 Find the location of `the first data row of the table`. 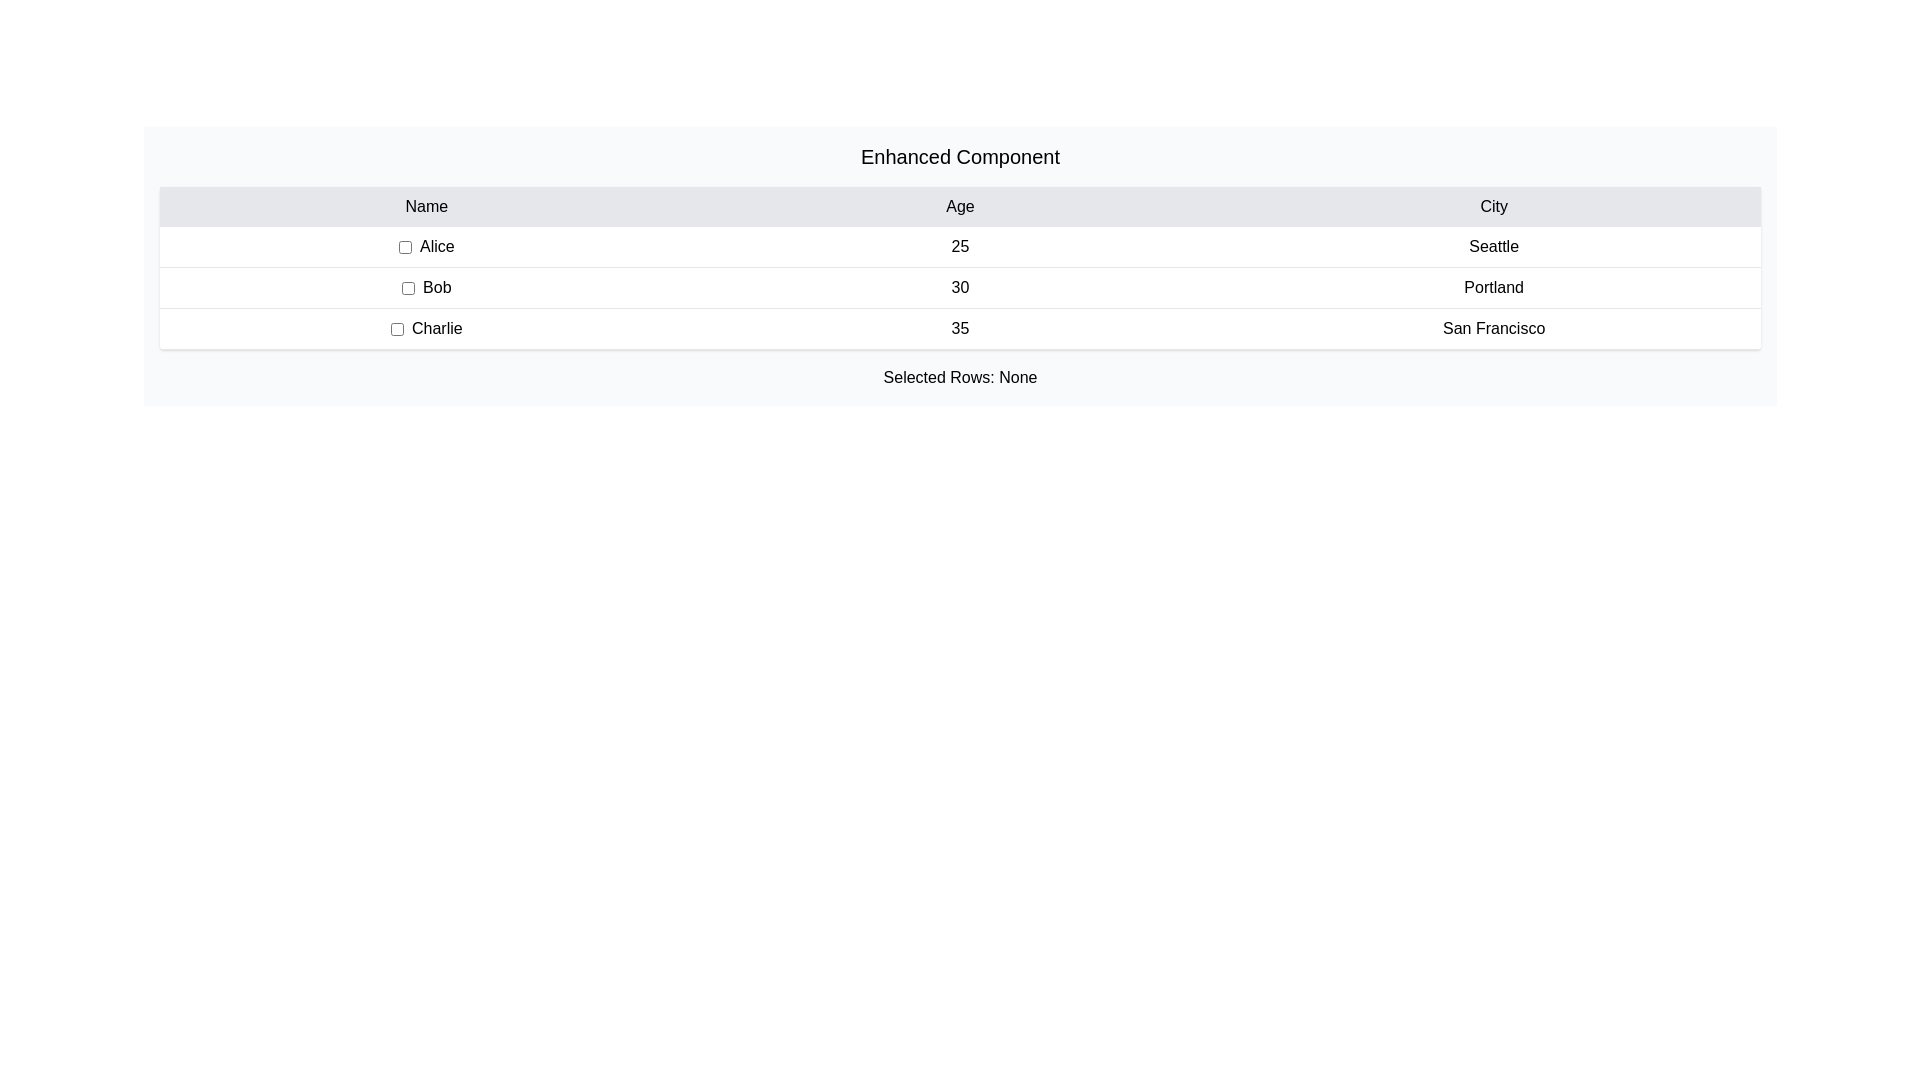

the first data row of the table is located at coordinates (960, 246).